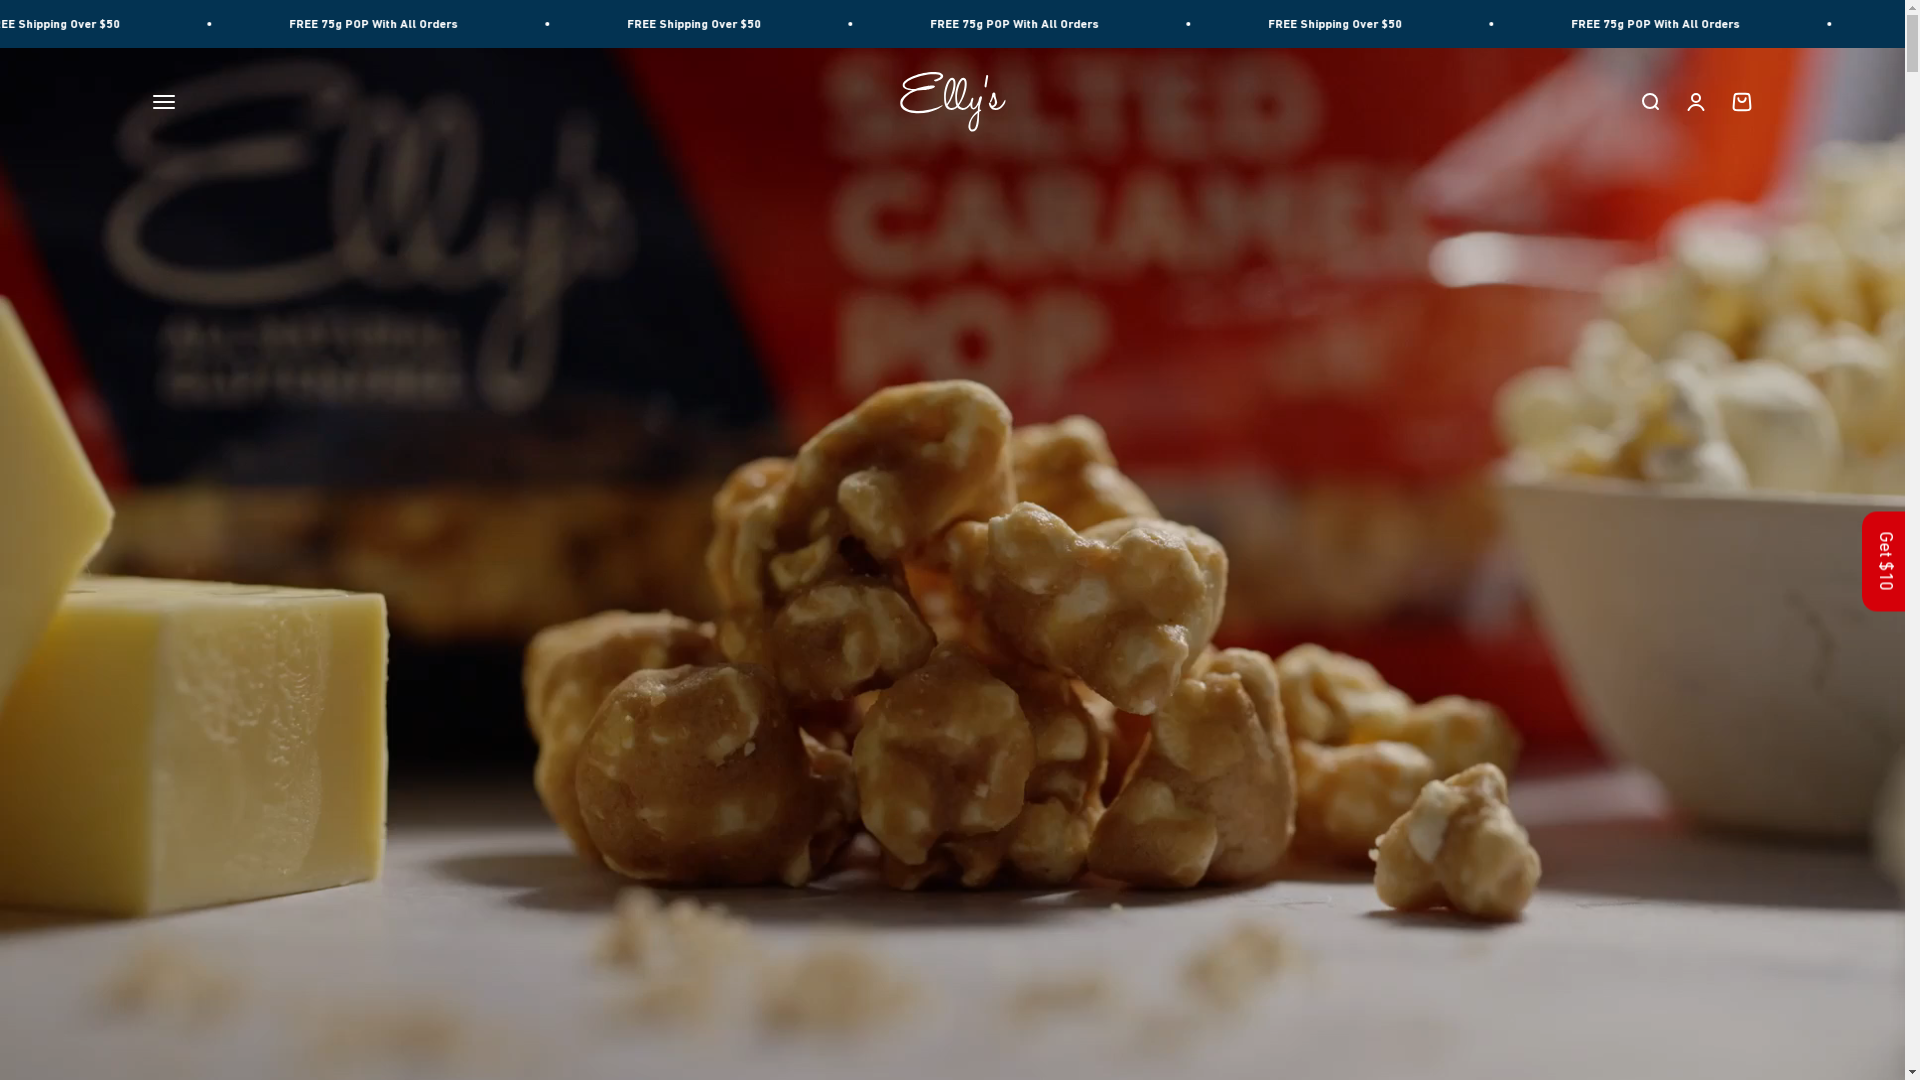 Image resolution: width=1920 pixels, height=1080 pixels. What do you see at coordinates (1637, 101) in the screenshot?
I see `'Open search'` at bounding box center [1637, 101].